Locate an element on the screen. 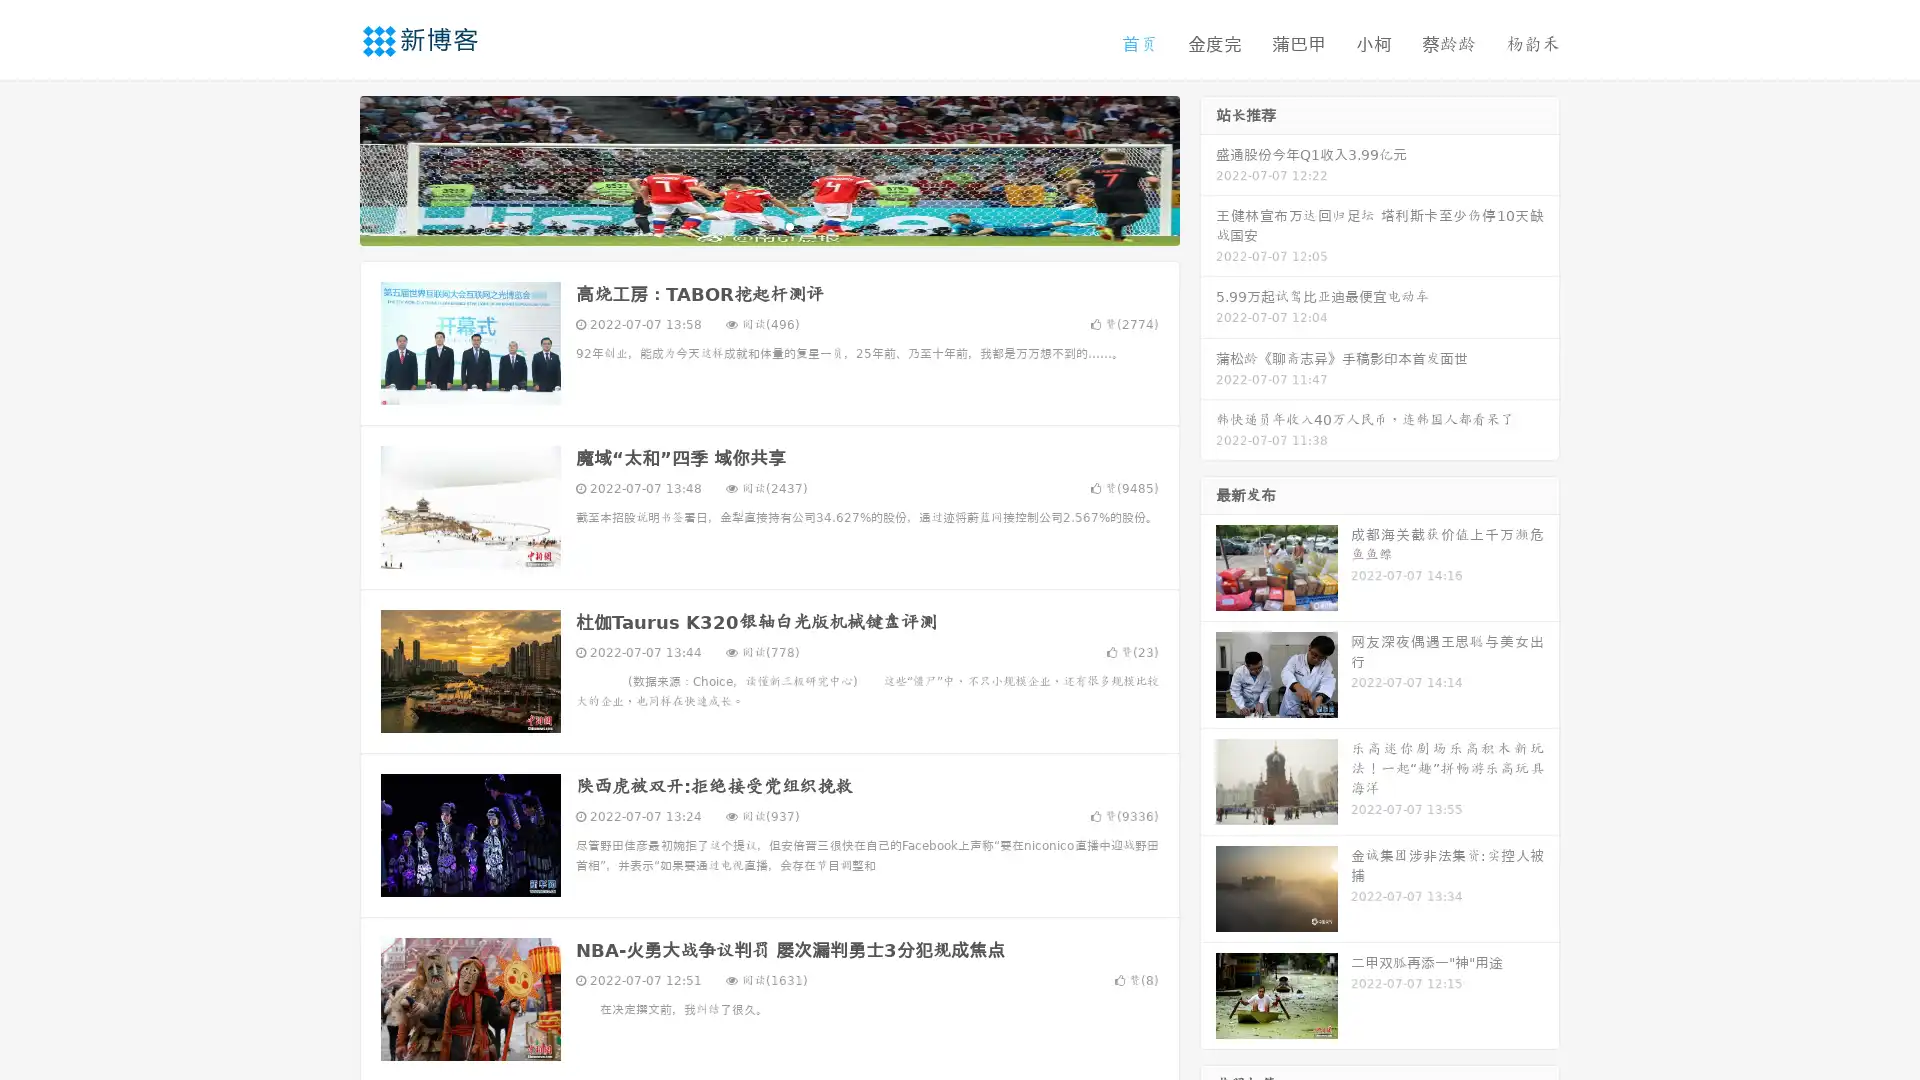  Go to slide 3 is located at coordinates (789, 225).